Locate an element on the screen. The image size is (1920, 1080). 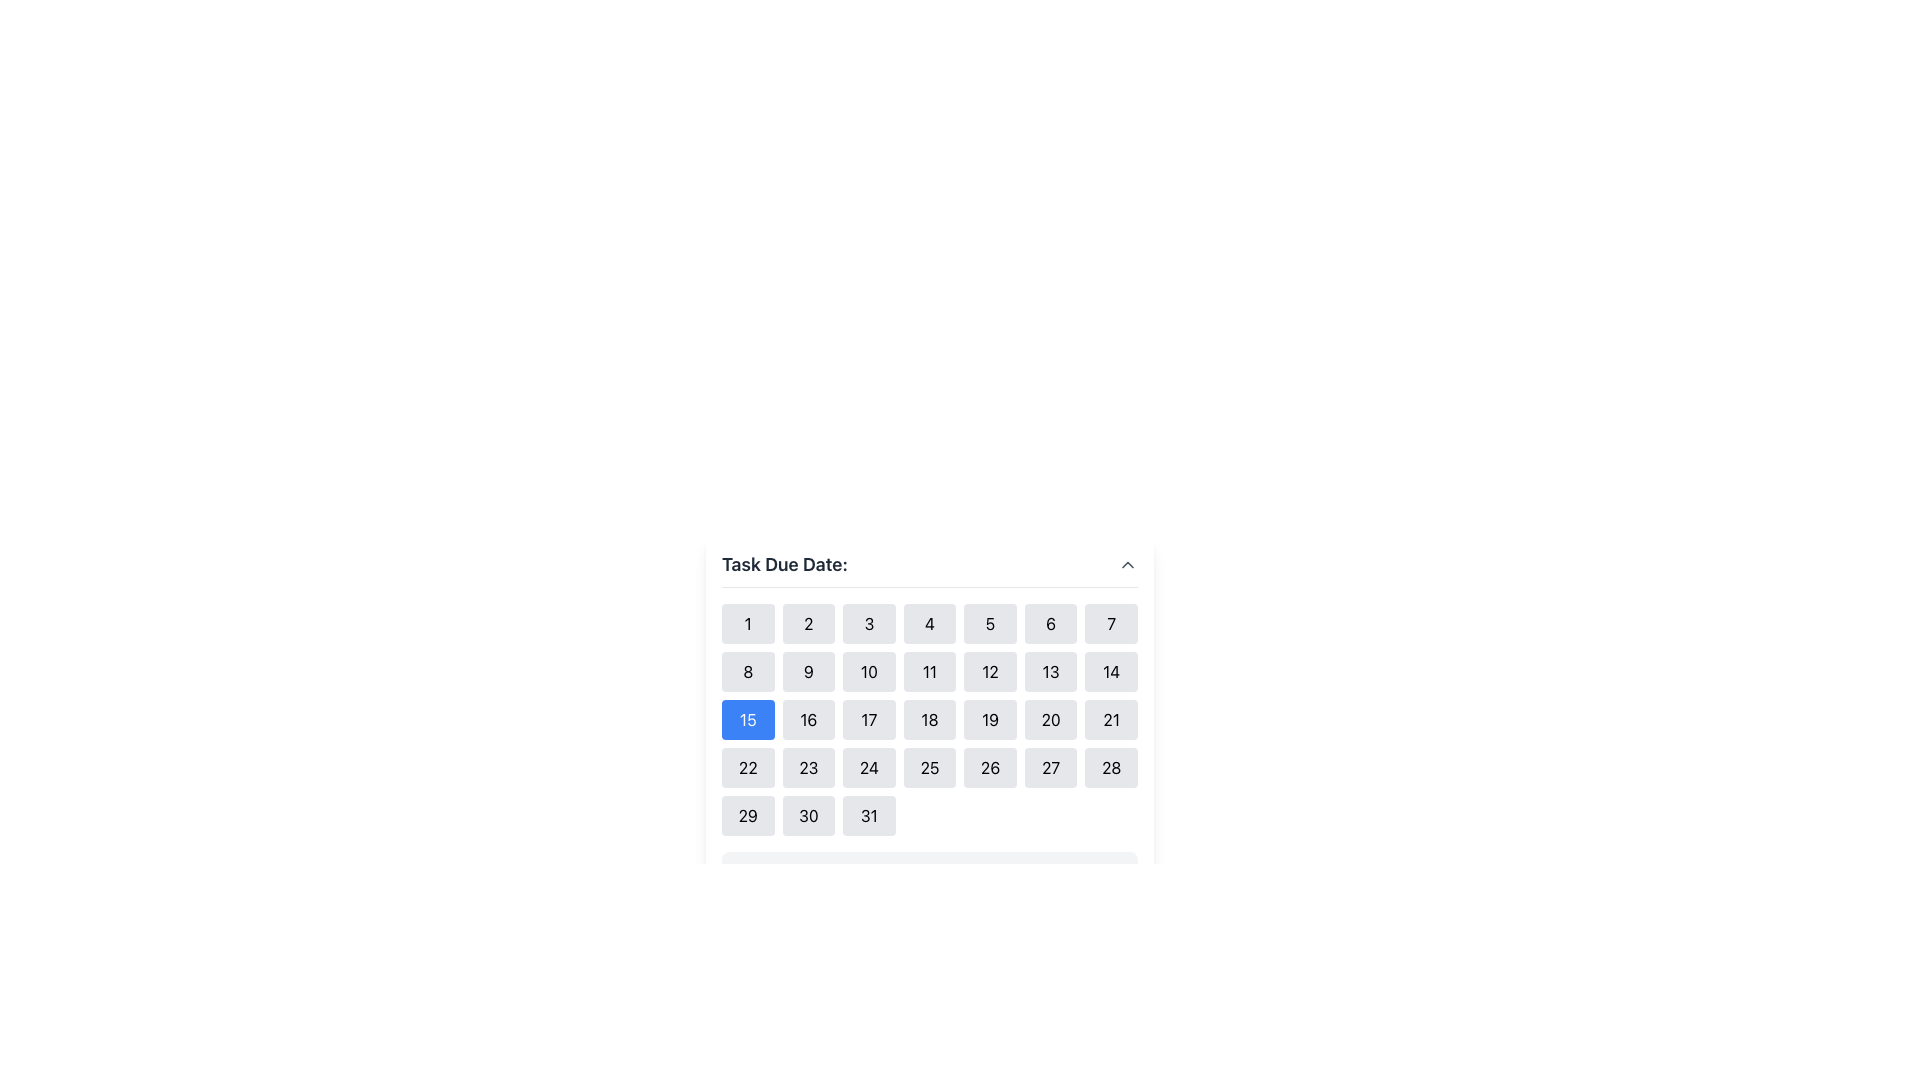
the button representing the date in the date picker grid located in the fourth row and first column under 'Task Due Date' is located at coordinates (747, 766).